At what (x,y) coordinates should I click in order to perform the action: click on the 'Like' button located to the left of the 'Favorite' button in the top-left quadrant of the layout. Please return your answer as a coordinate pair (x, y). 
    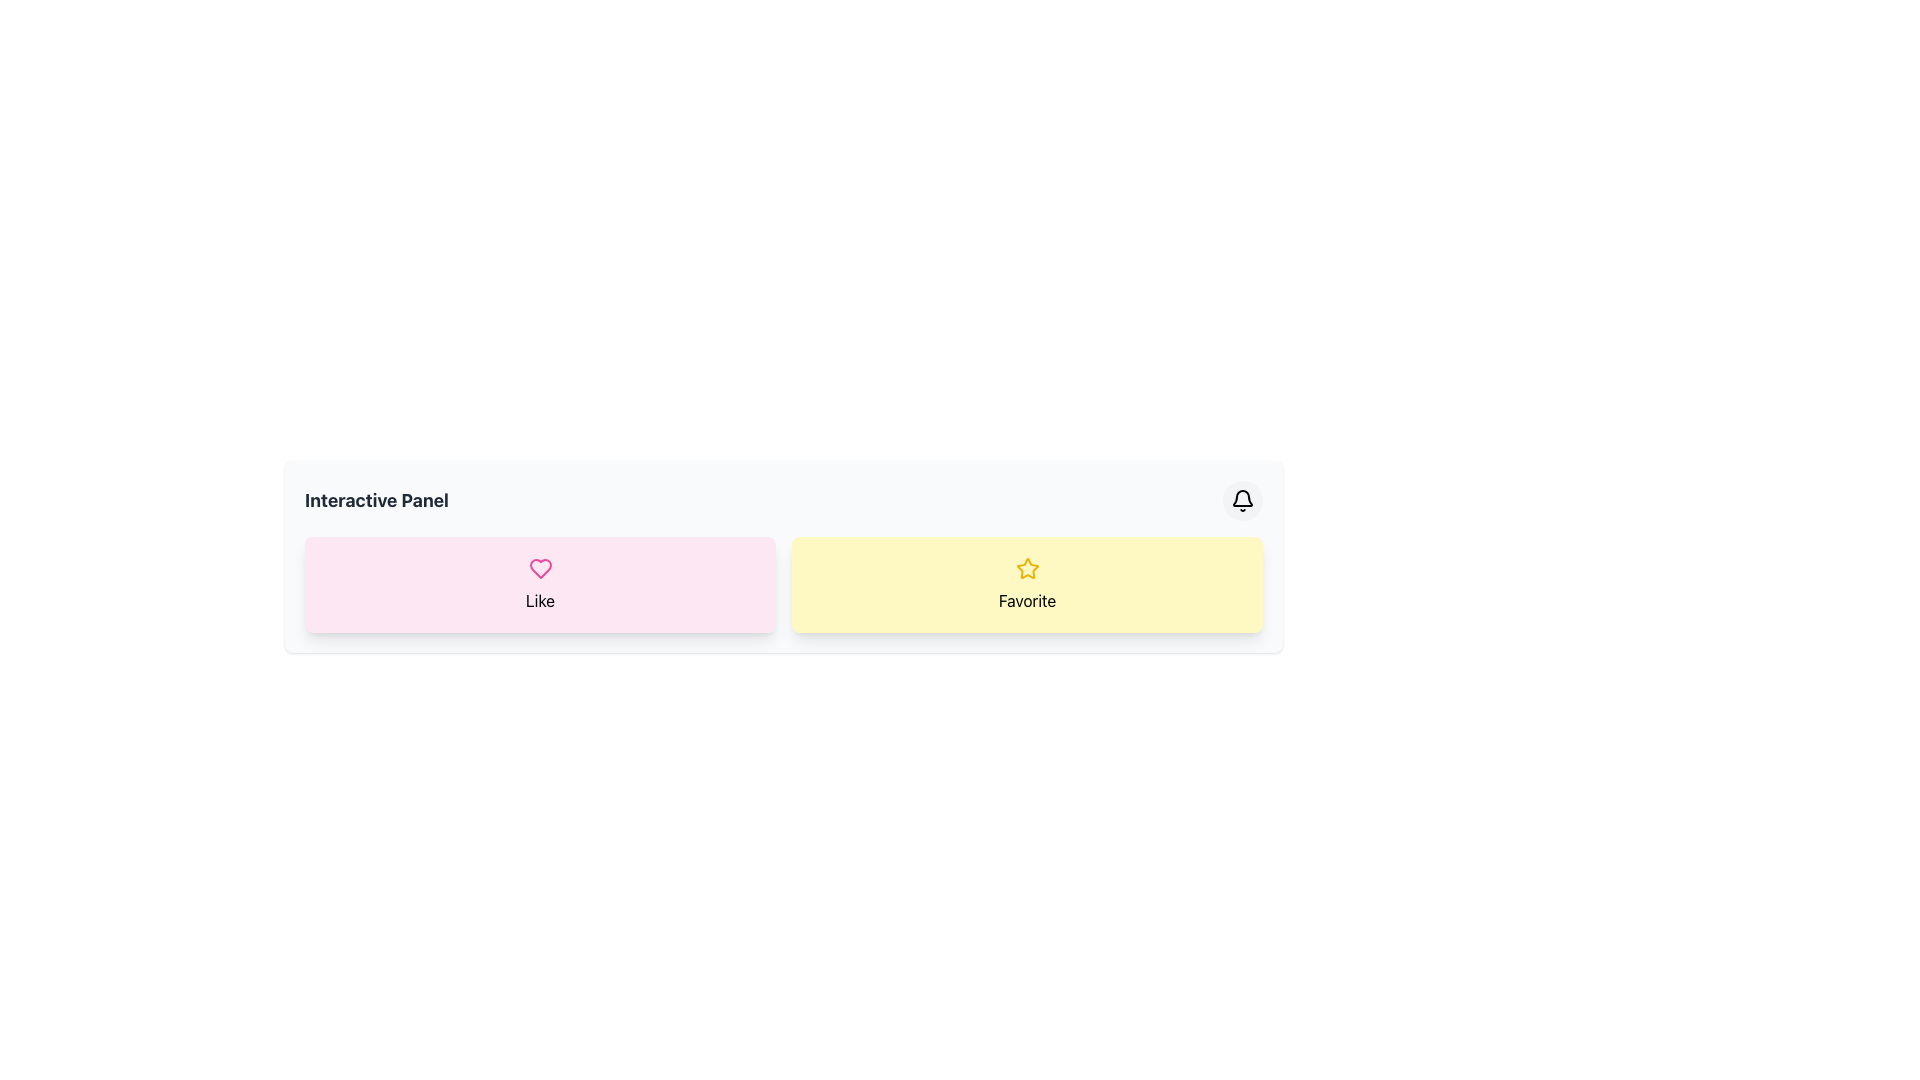
    Looking at the image, I should click on (540, 585).